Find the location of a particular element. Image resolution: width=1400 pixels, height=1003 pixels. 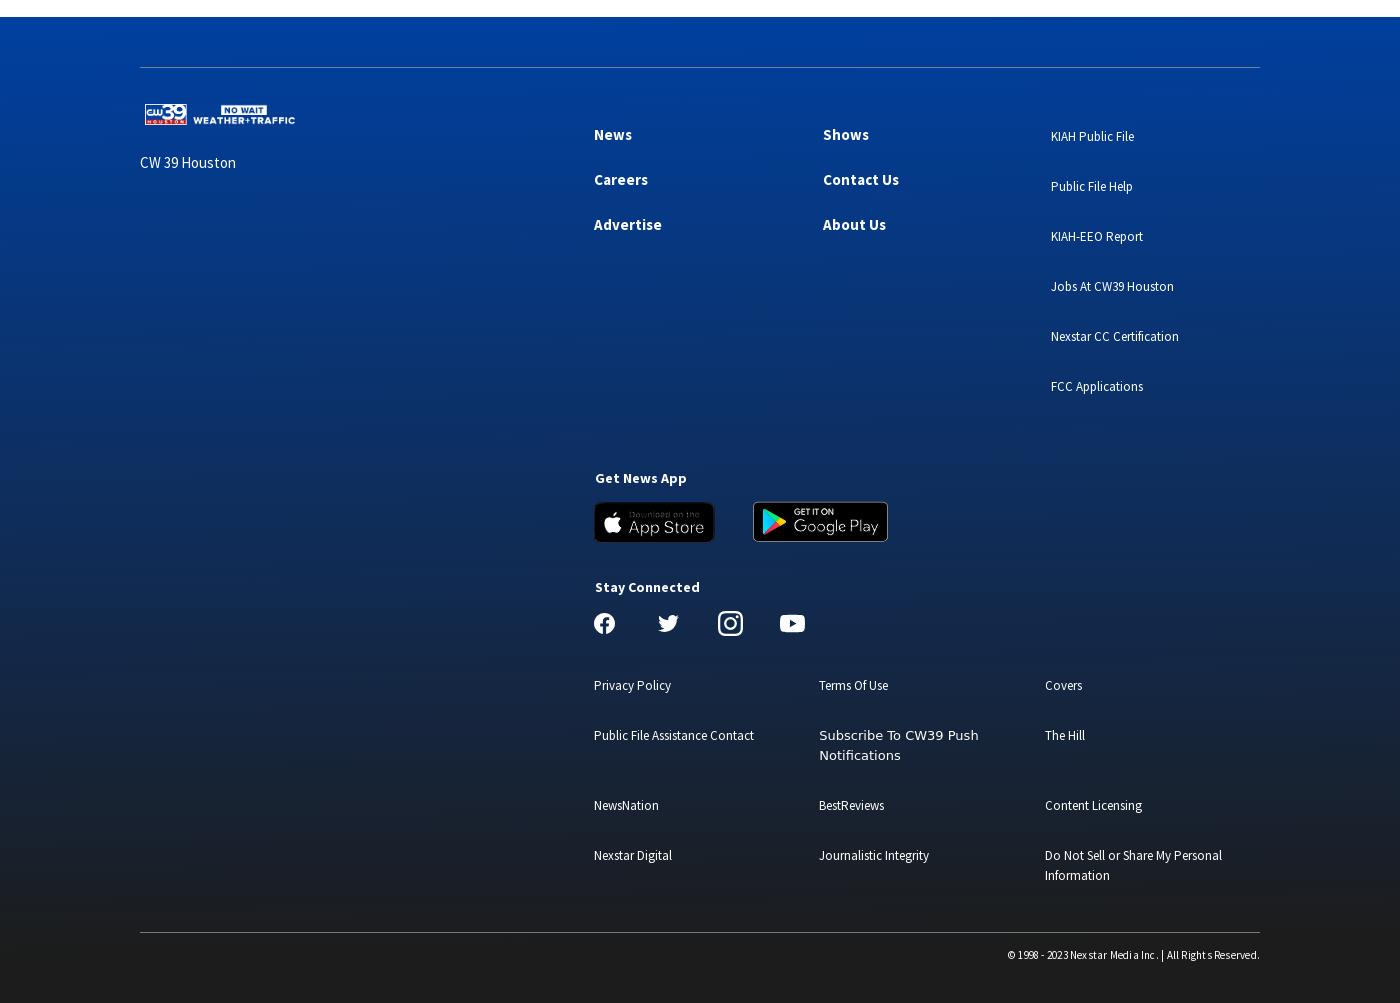

'KIAH-EEO Report' is located at coordinates (1097, 236).